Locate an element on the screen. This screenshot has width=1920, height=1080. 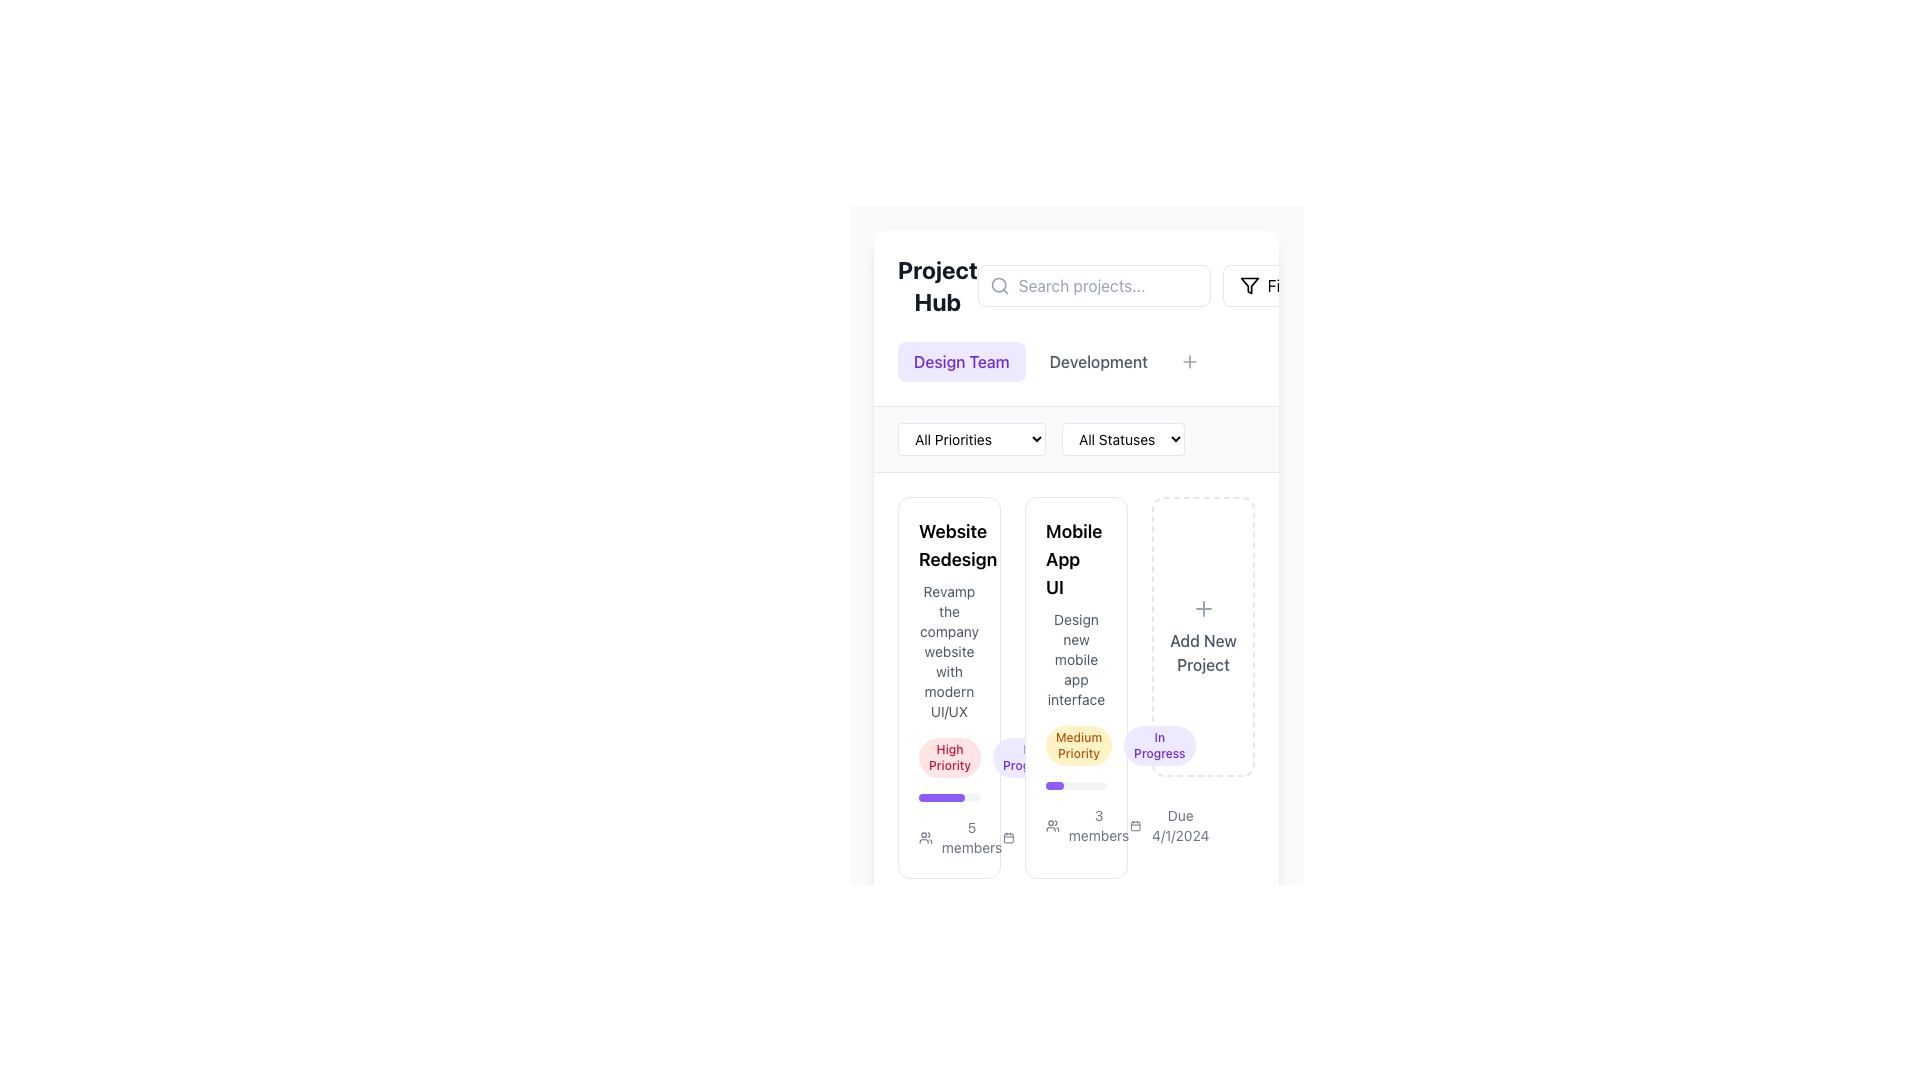
the label with an icon indicating the number of members associated with the 'Mobile App UI' task, located above the progress bar and next to the 'Due 4/1/2024' text component is located at coordinates (1075, 825).